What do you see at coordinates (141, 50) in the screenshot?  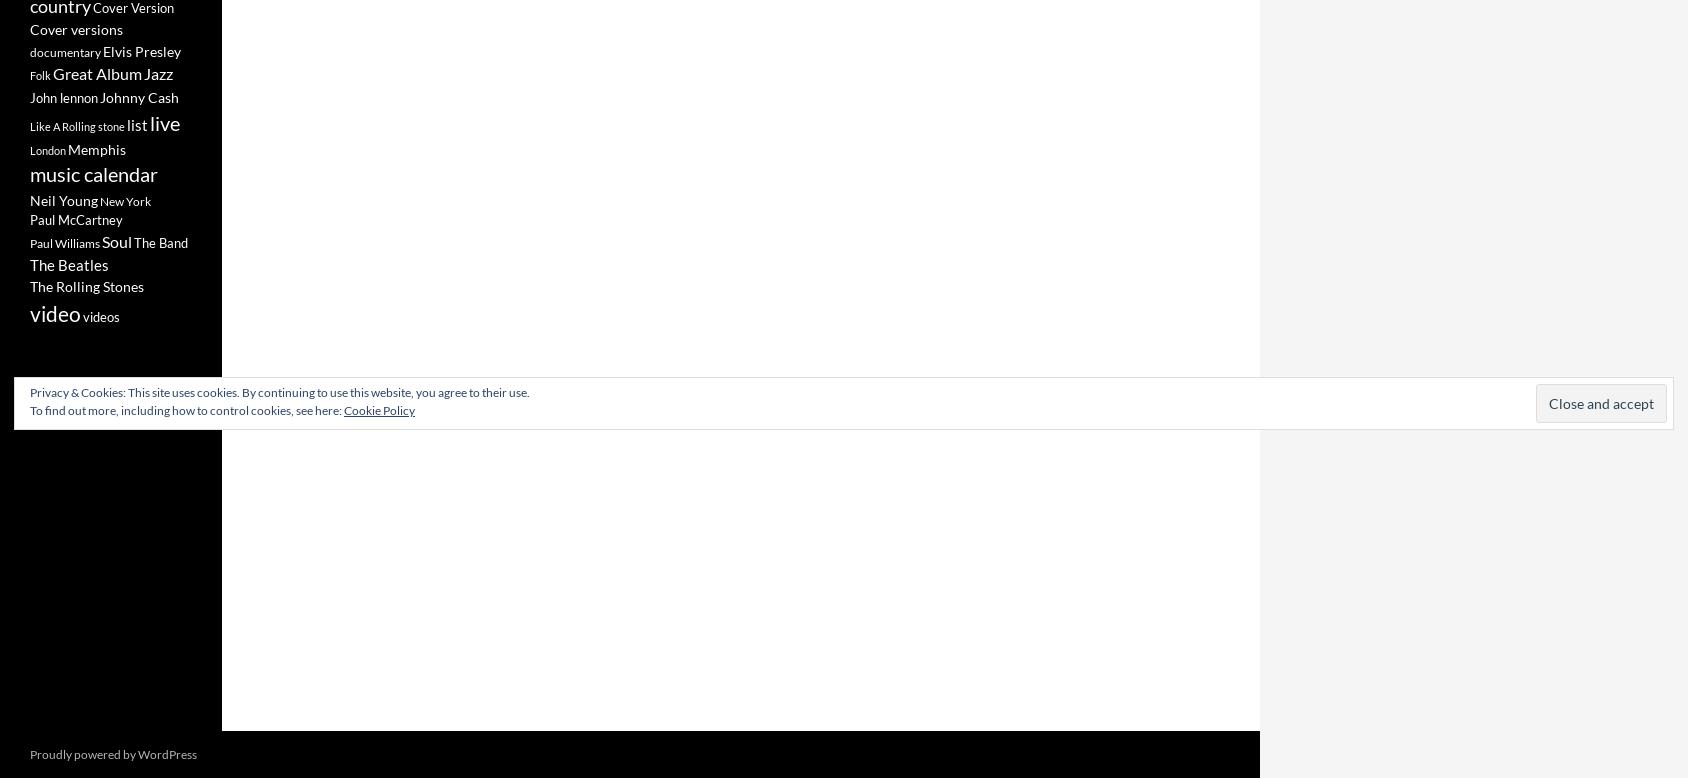 I see `'Elvis Presley'` at bounding box center [141, 50].